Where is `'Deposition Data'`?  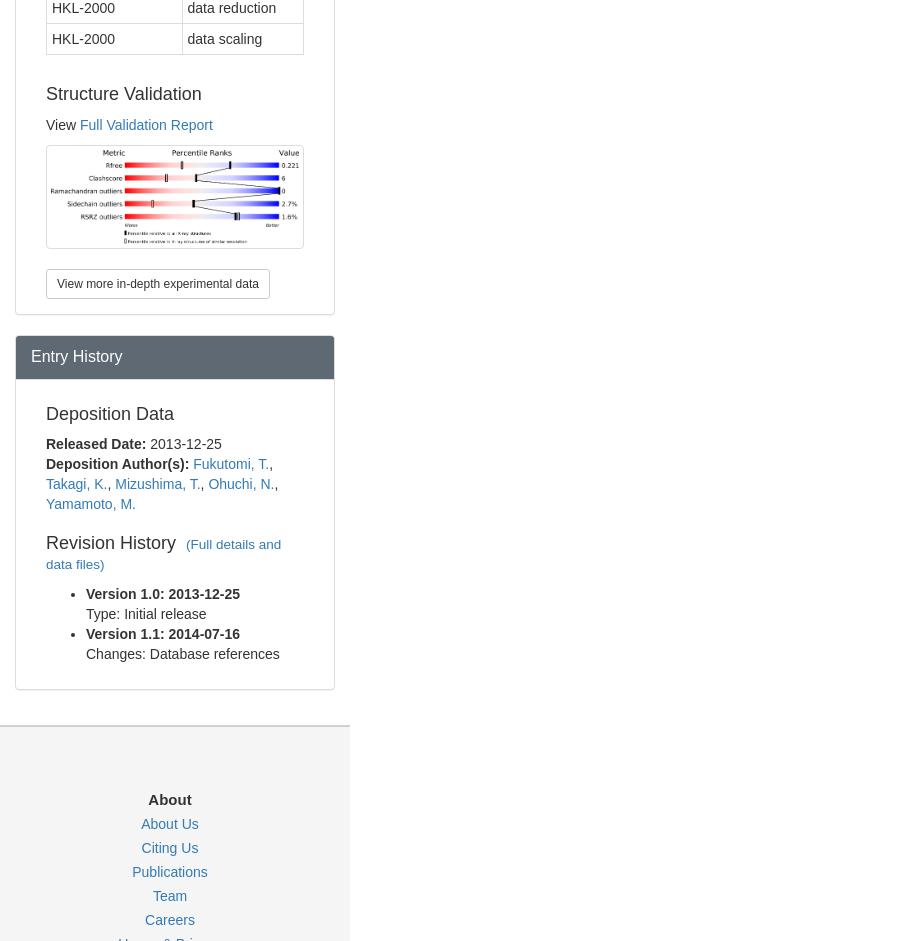
'Deposition Data' is located at coordinates (109, 412).